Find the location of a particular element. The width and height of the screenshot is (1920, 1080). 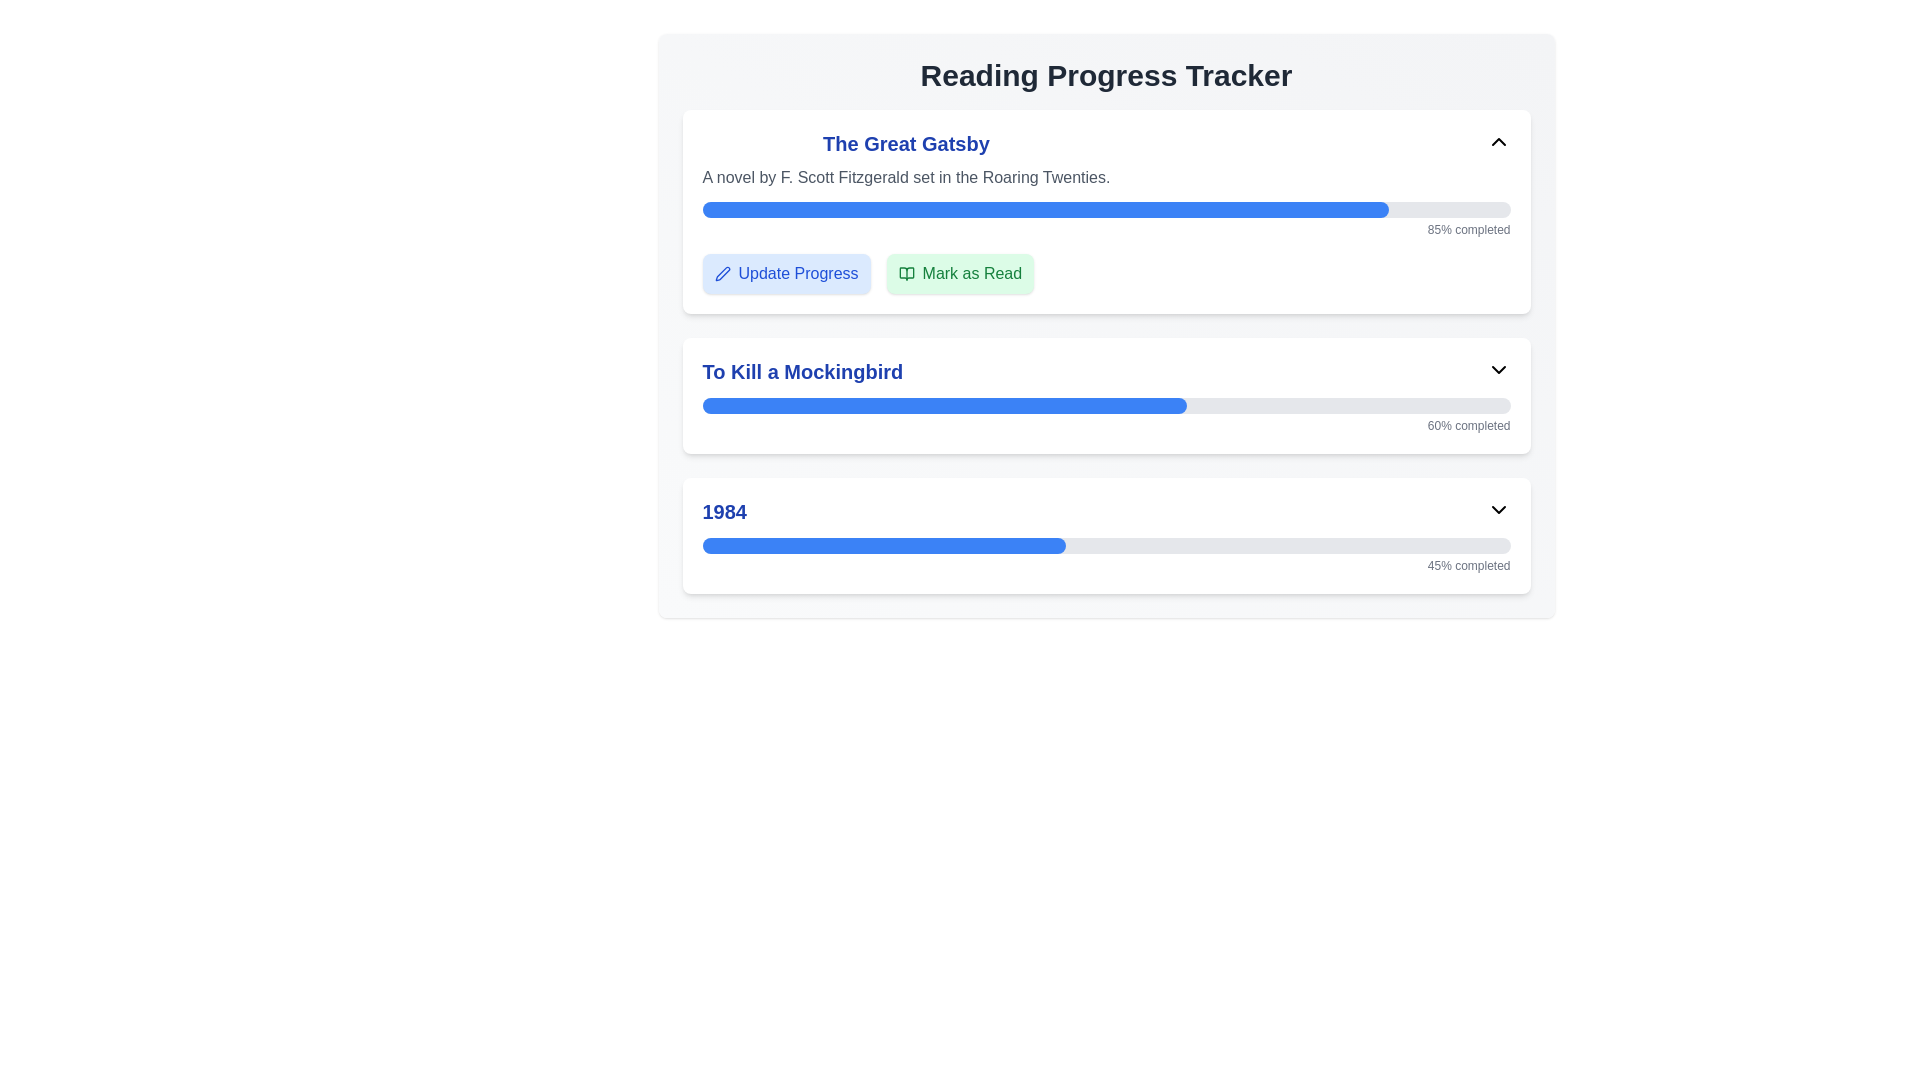

the progress bar of the 'To Kill a Mockingbird' section in the Reading Progress Tracker is located at coordinates (1105, 350).